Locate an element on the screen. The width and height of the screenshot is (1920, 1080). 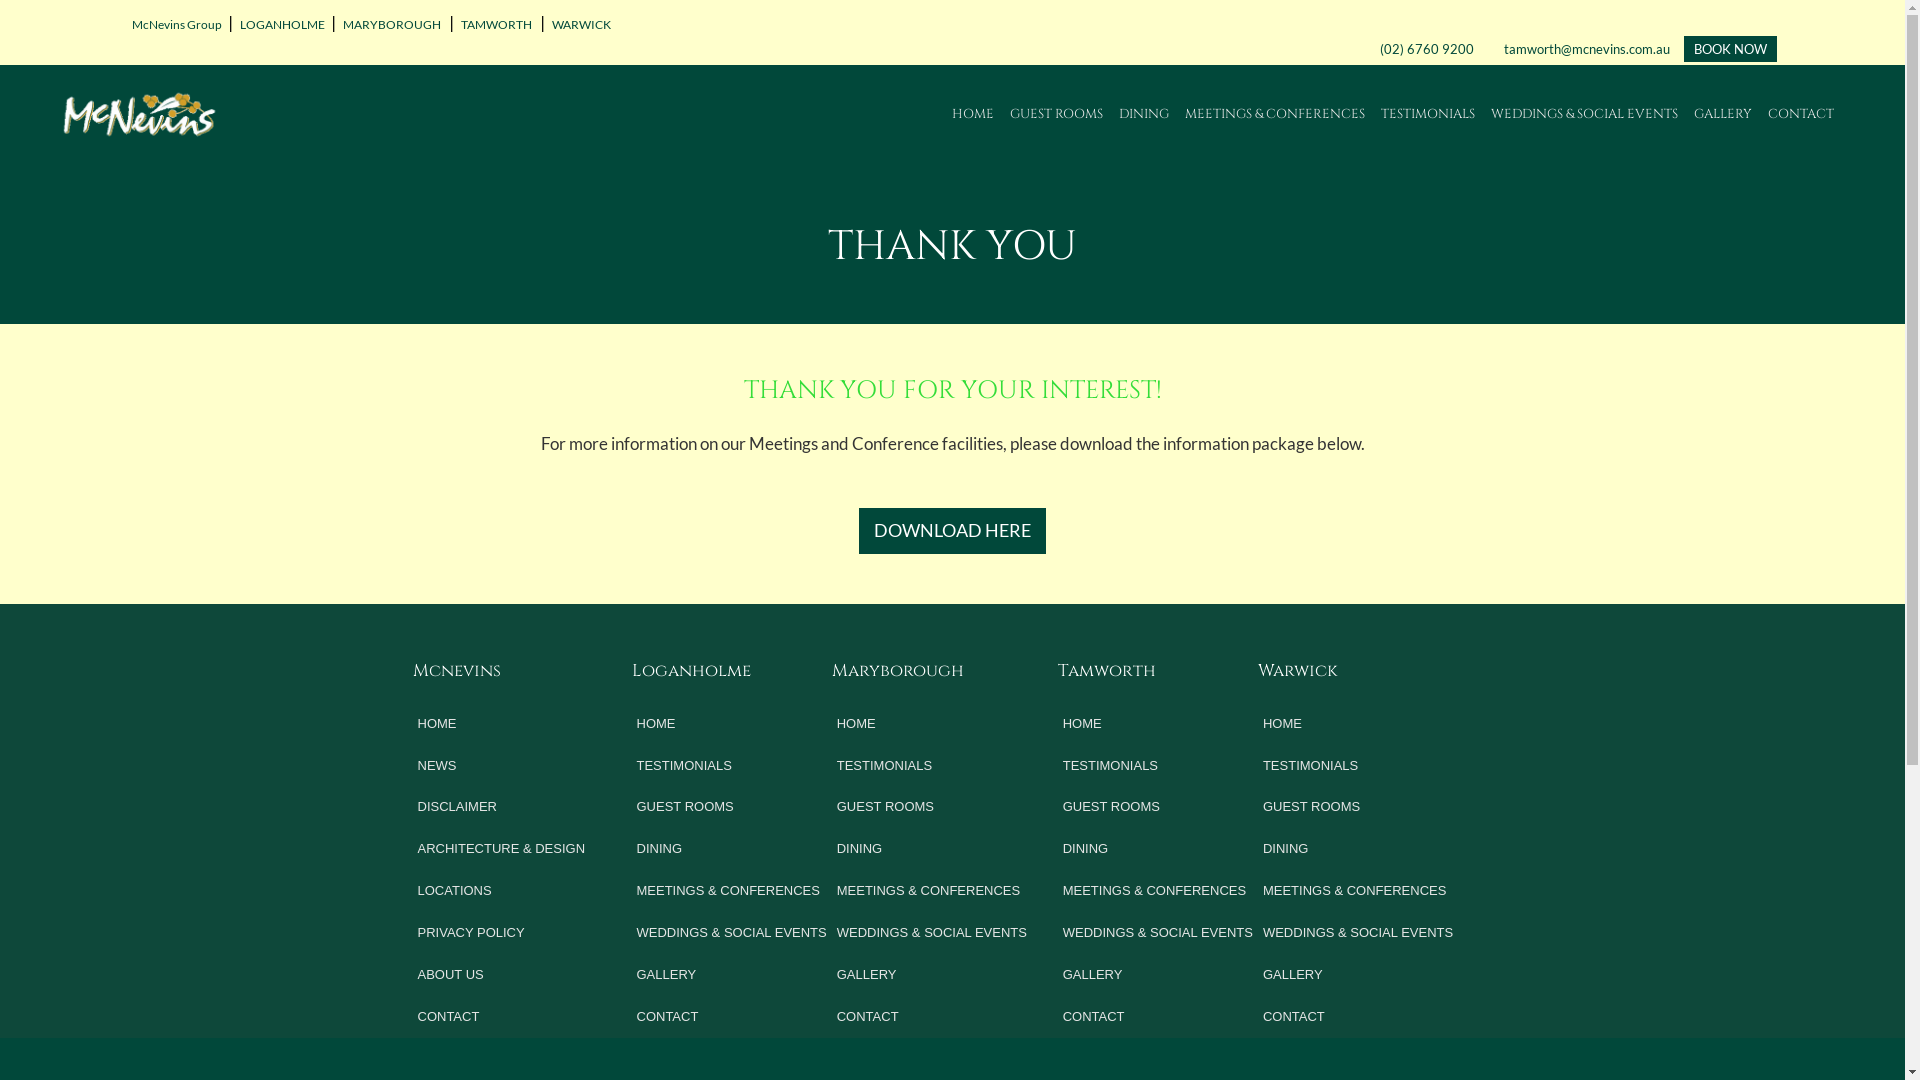
'TESTIMONIALS' is located at coordinates (733, 765).